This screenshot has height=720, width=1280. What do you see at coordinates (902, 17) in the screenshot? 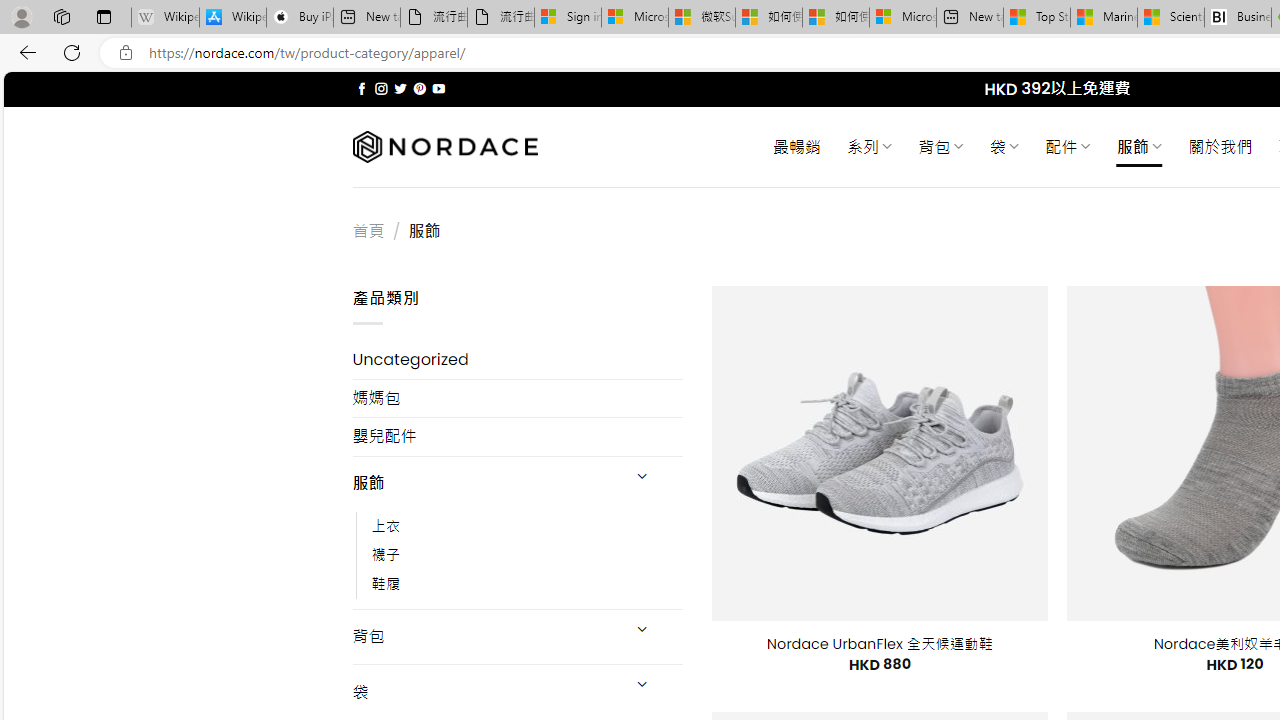
I see `'Microsoft account | Account Checkup'` at bounding box center [902, 17].